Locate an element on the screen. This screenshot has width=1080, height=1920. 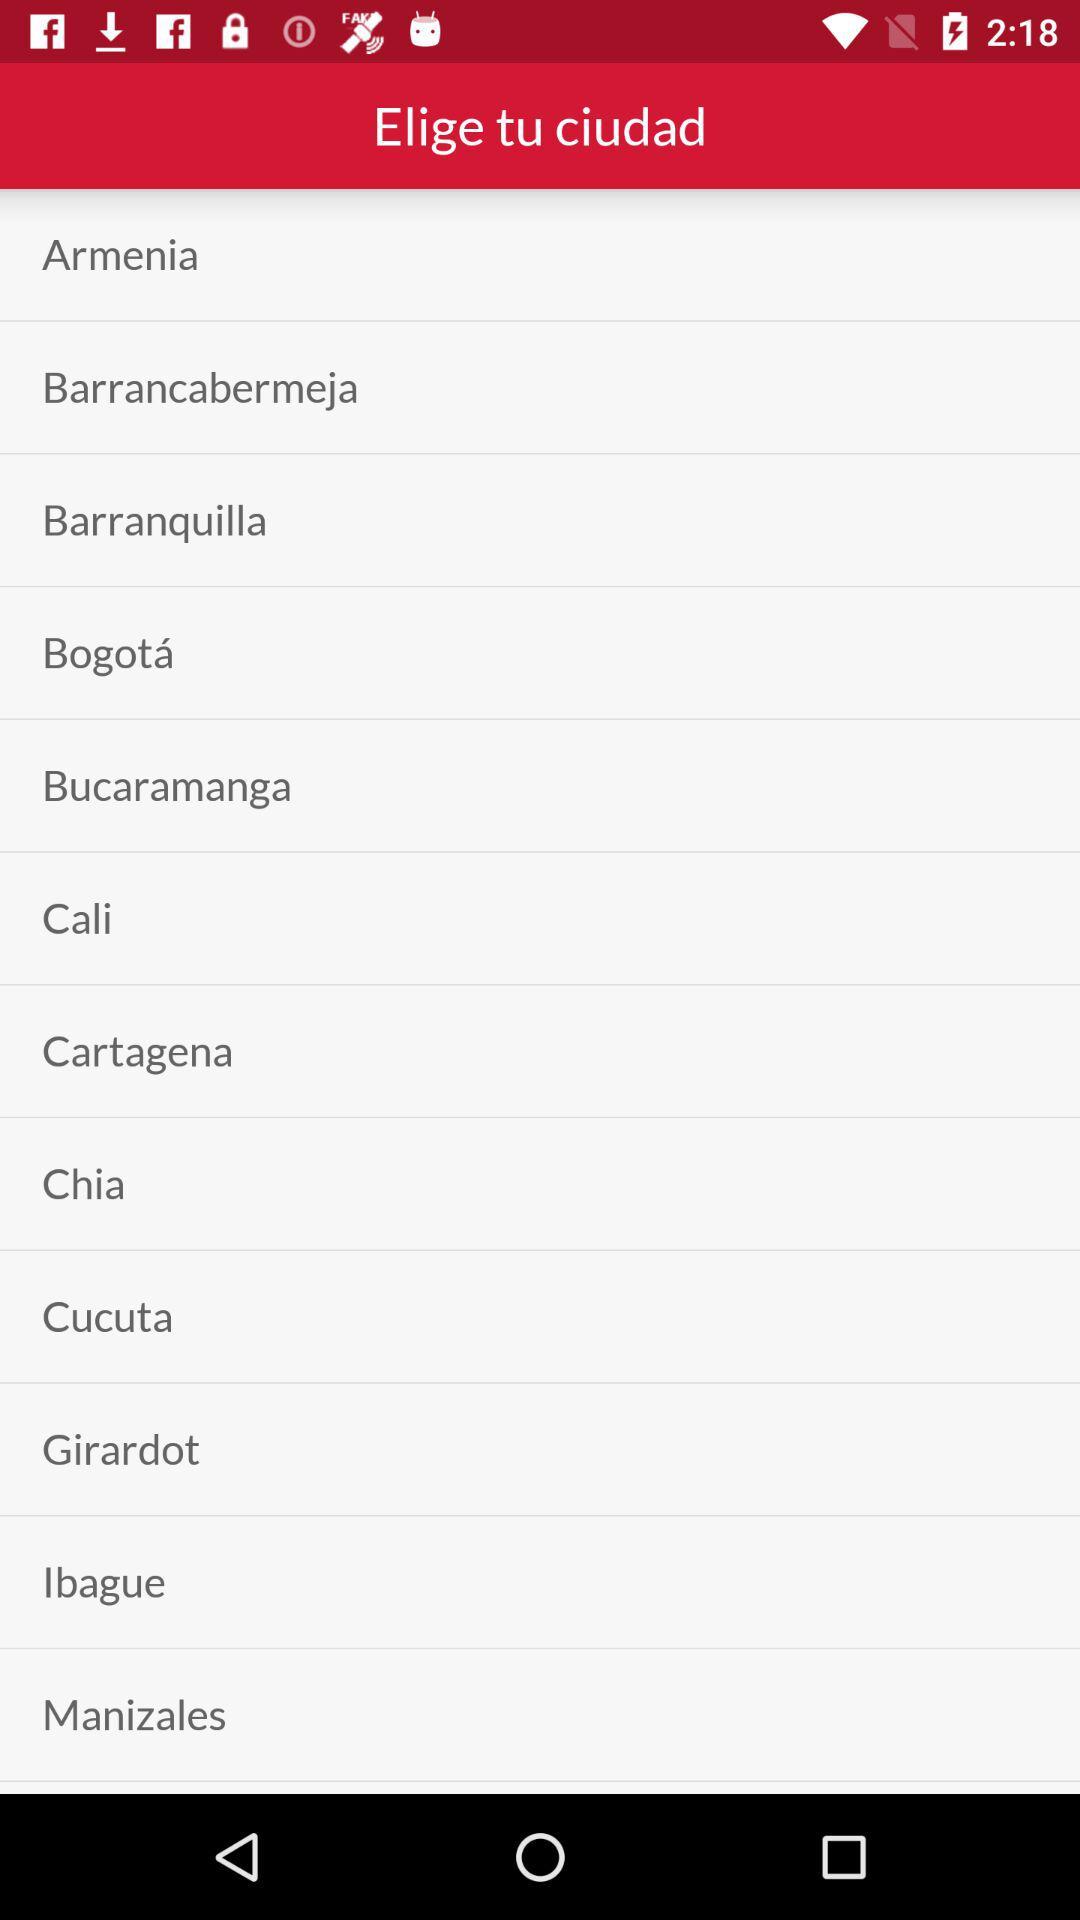
icon above the bucaramanga is located at coordinates (108, 652).